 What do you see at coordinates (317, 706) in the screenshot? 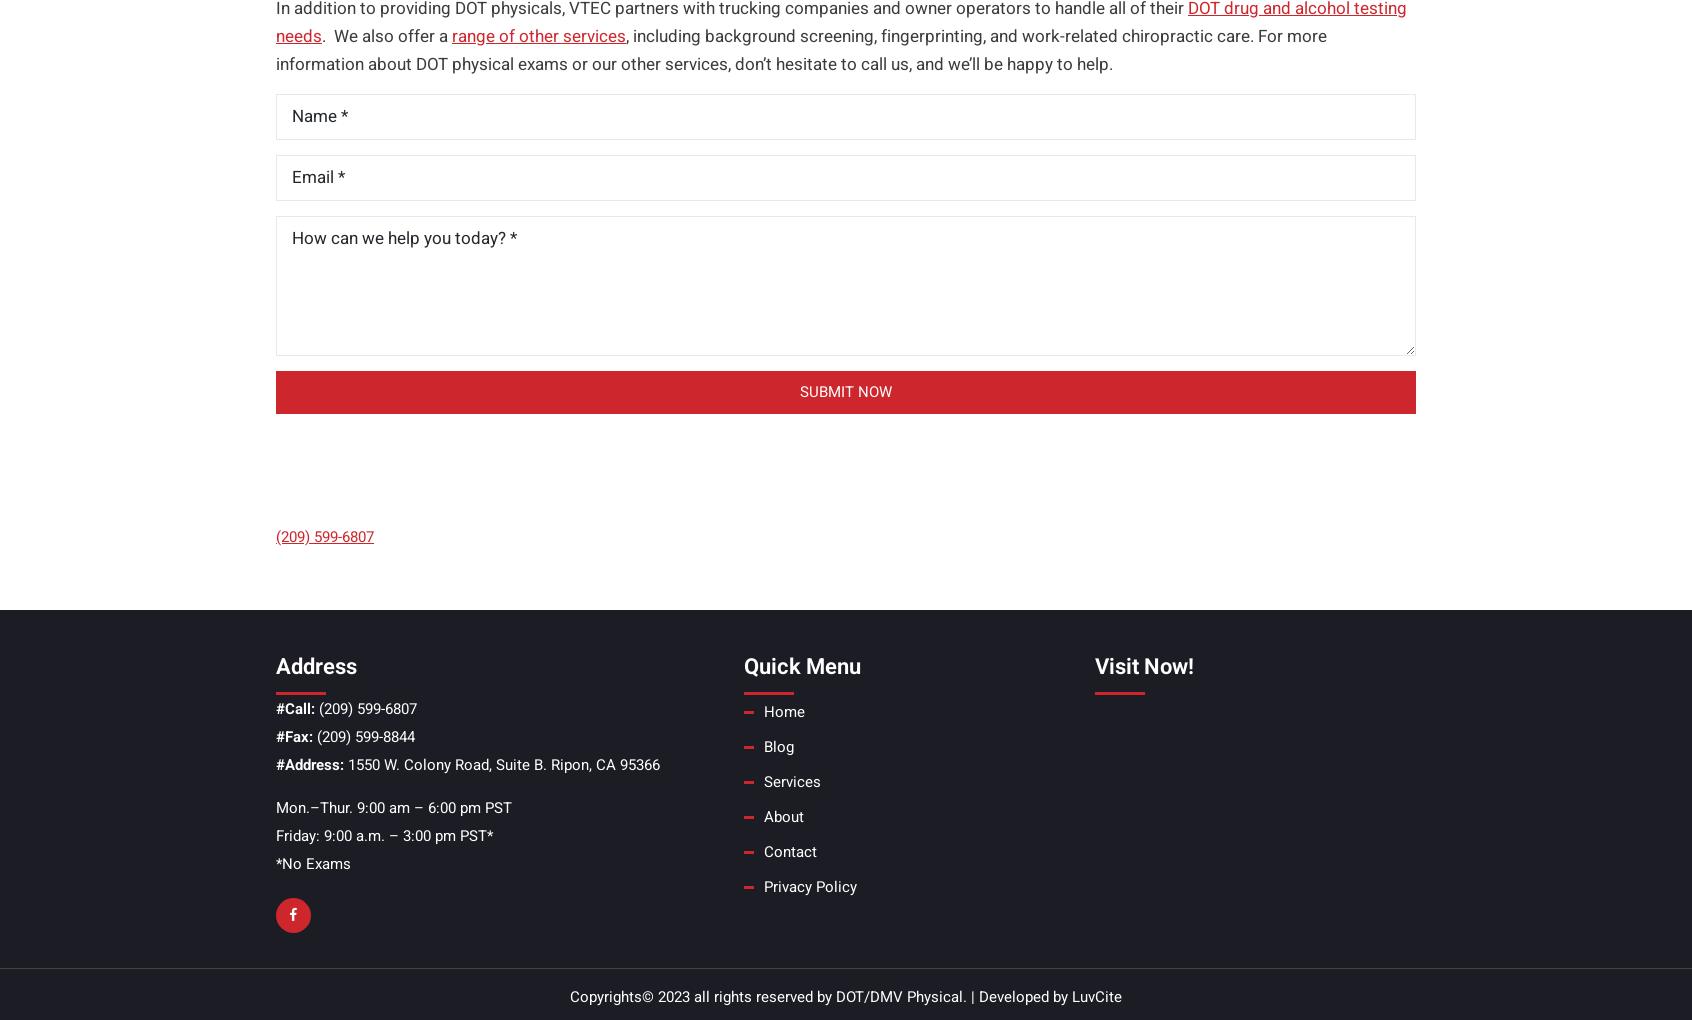
I see `'(209) 599-6807'` at bounding box center [317, 706].